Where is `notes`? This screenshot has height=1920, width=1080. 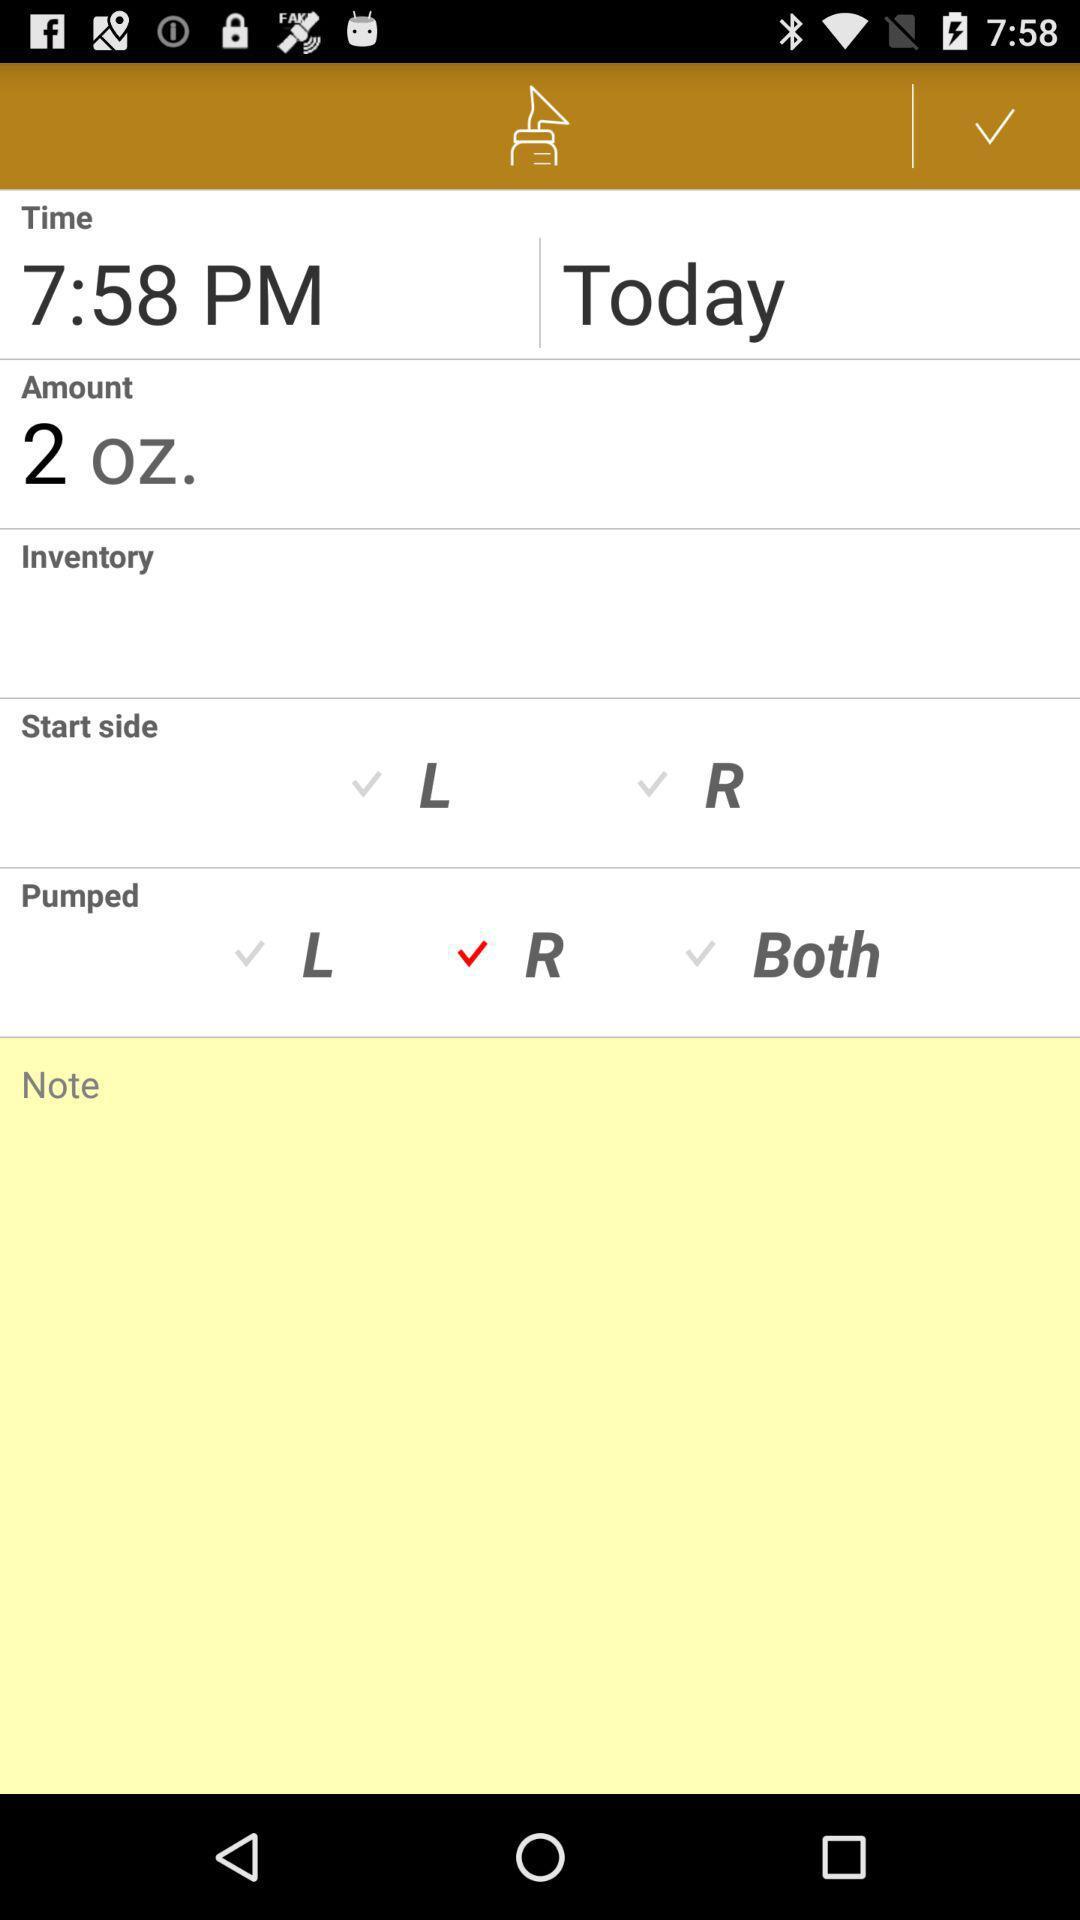
notes is located at coordinates (540, 1388).